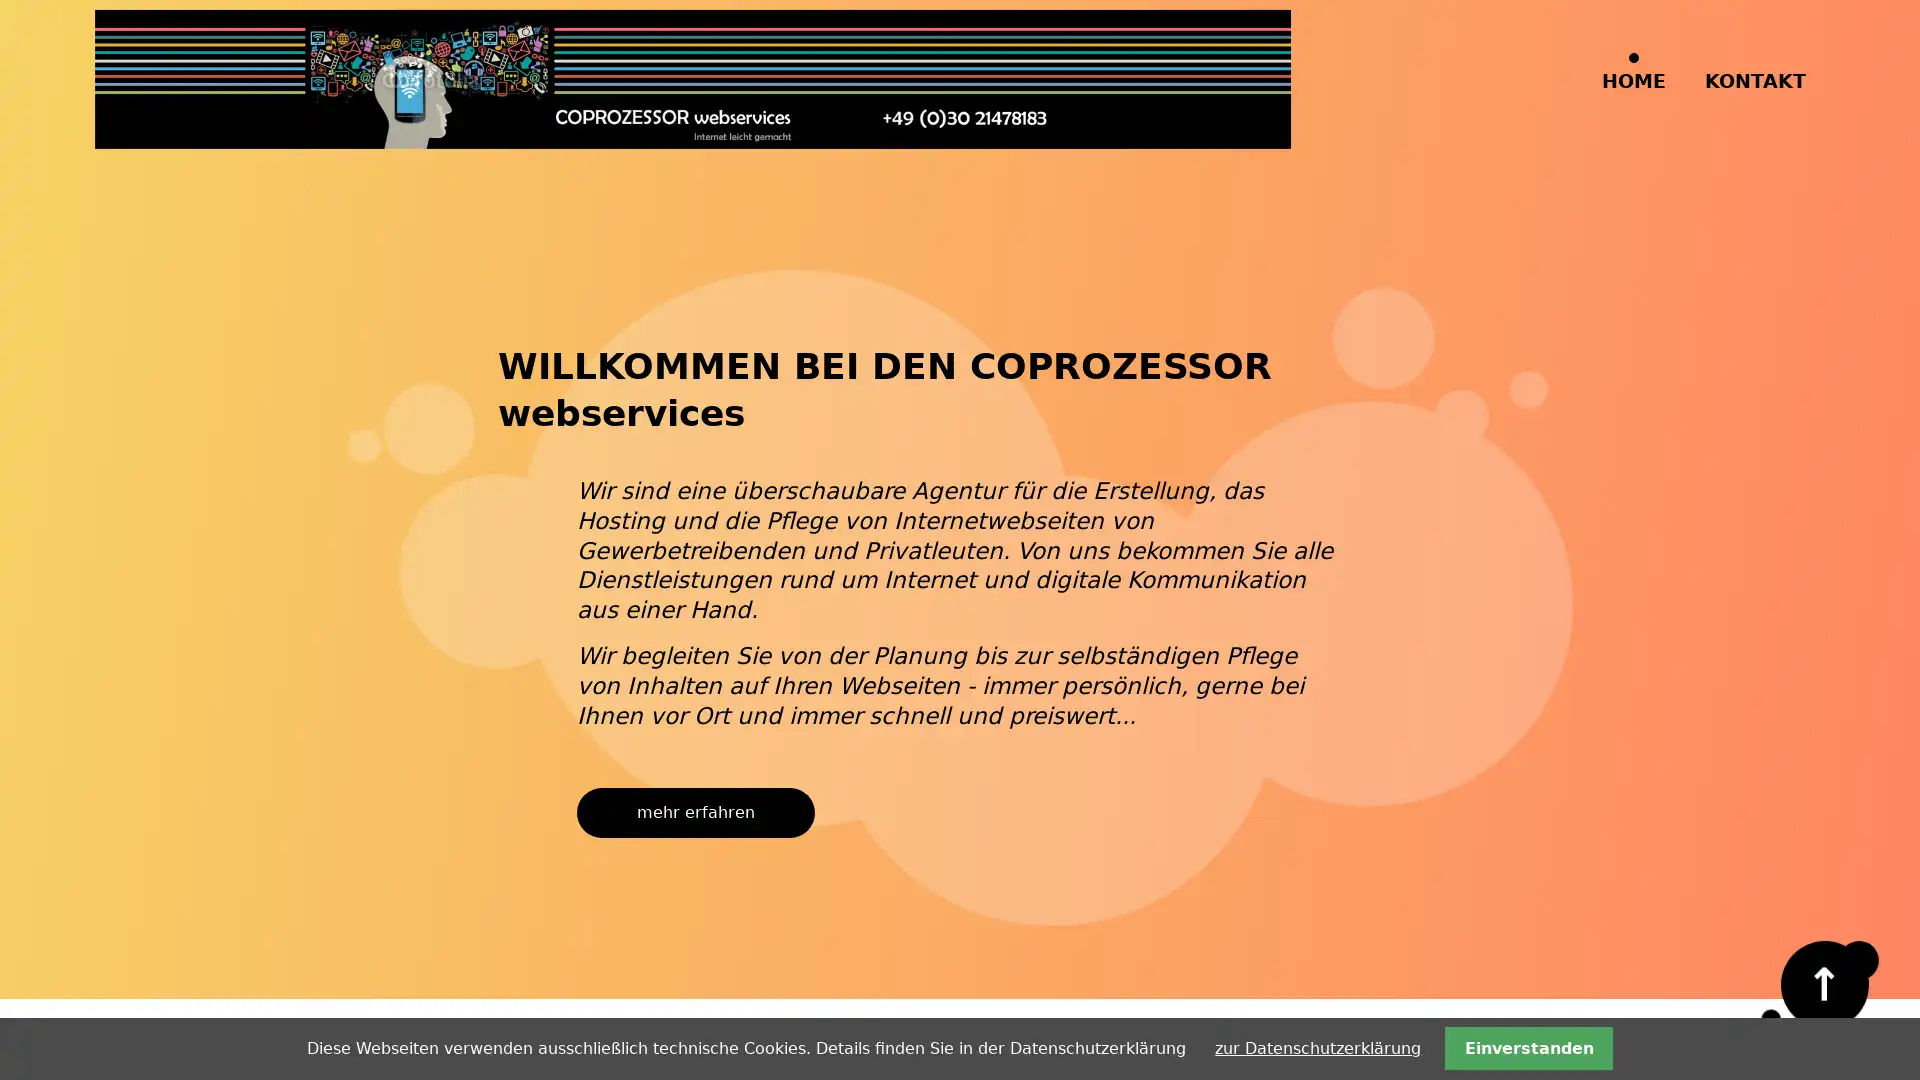 The height and width of the screenshot is (1080, 1920). What do you see at coordinates (1527, 1047) in the screenshot?
I see `Einverstanden` at bounding box center [1527, 1047].